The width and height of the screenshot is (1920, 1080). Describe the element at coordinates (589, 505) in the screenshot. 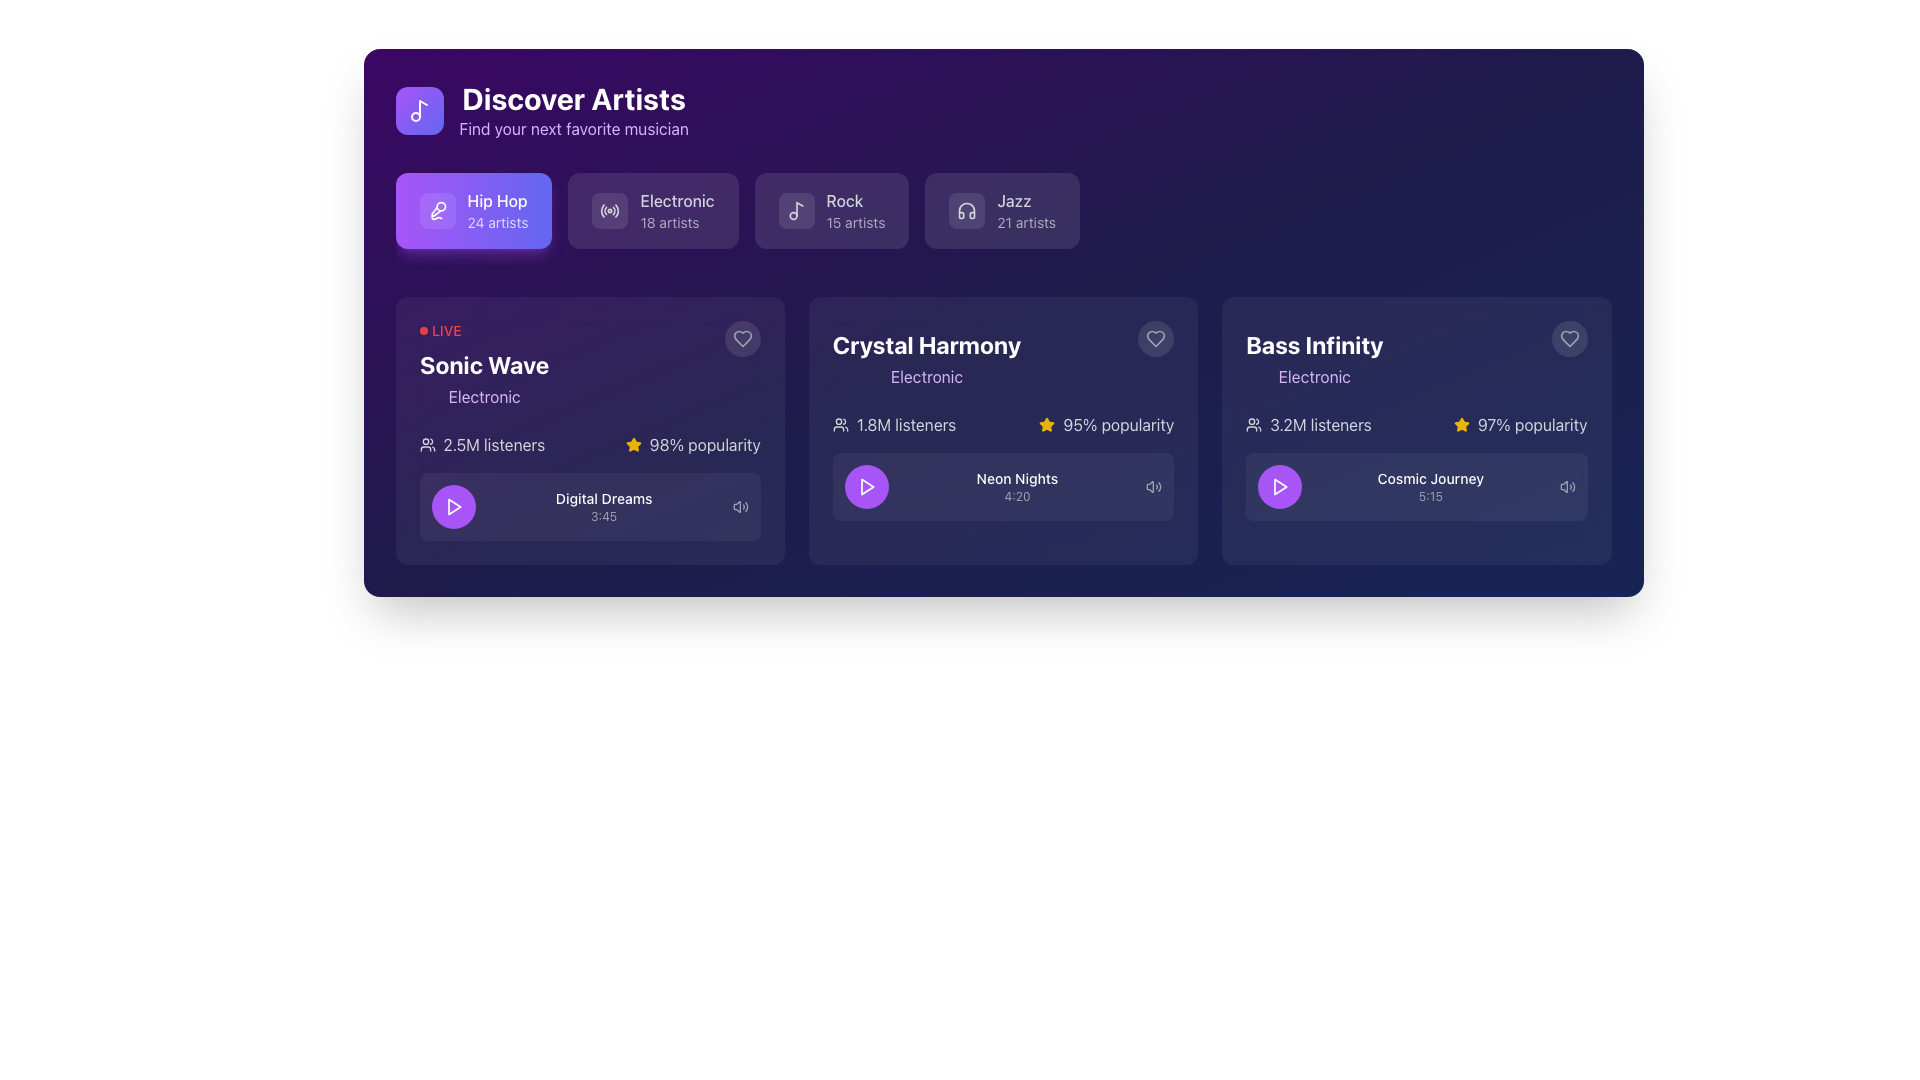

I see `the audio track list item for 'Digital Dreams' (3:45) located within the purple card for the 'Sonic Wave' artist` at that location.